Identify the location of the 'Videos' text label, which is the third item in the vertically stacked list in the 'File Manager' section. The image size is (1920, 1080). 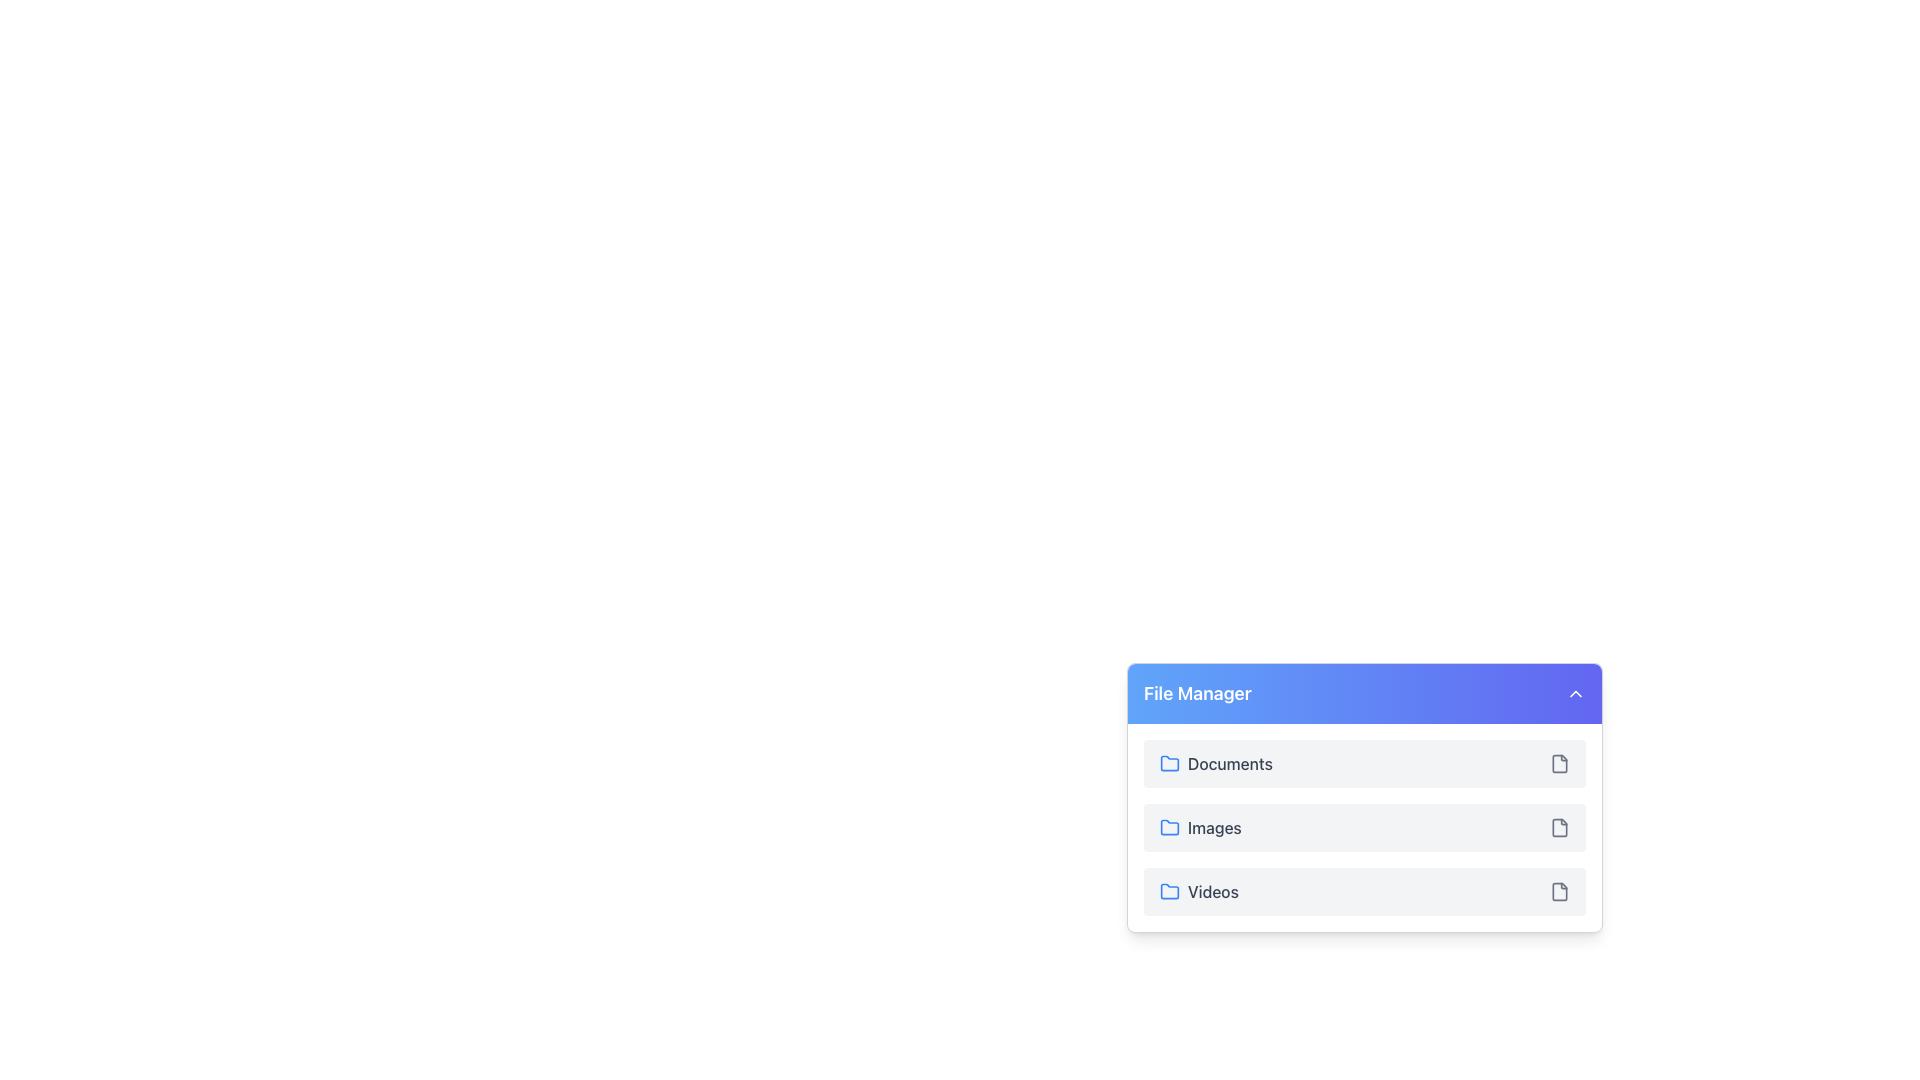
(1199, 890).